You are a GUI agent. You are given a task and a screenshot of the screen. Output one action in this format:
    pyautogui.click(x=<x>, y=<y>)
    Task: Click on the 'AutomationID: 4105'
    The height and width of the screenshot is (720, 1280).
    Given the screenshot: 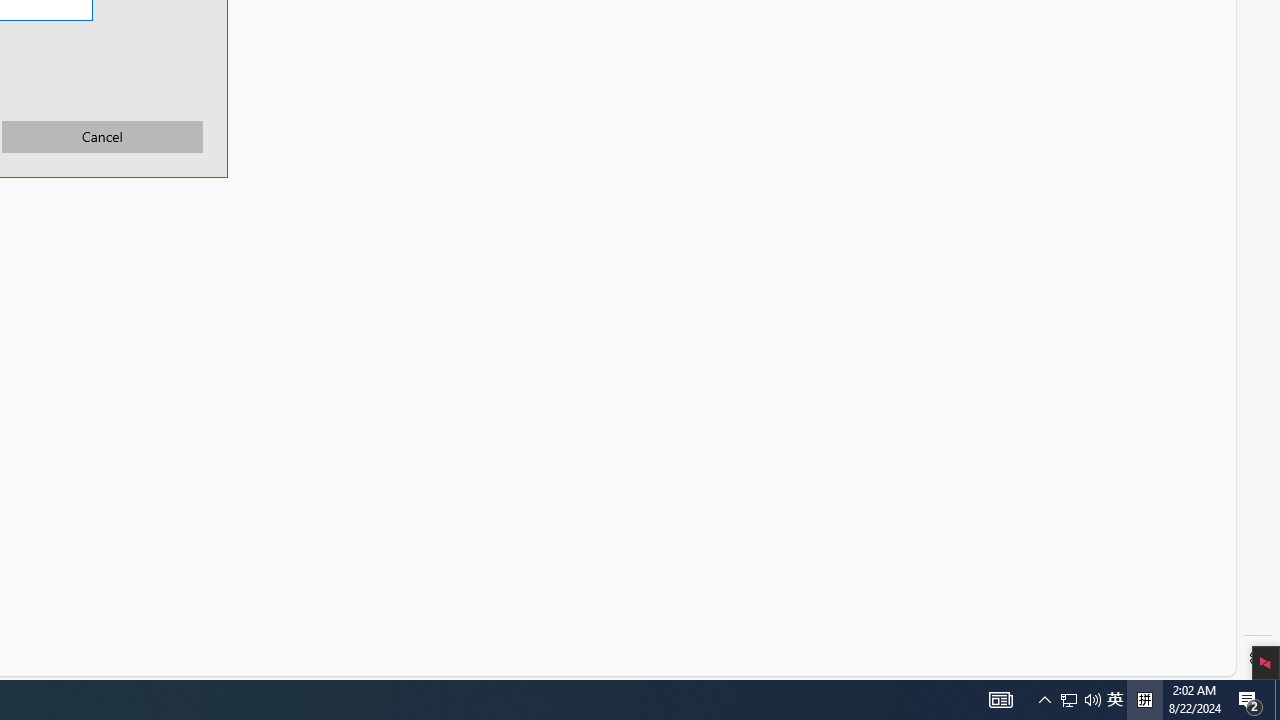 What is the action you would take?
    pyautogui.click(x=1000, y=698)
    